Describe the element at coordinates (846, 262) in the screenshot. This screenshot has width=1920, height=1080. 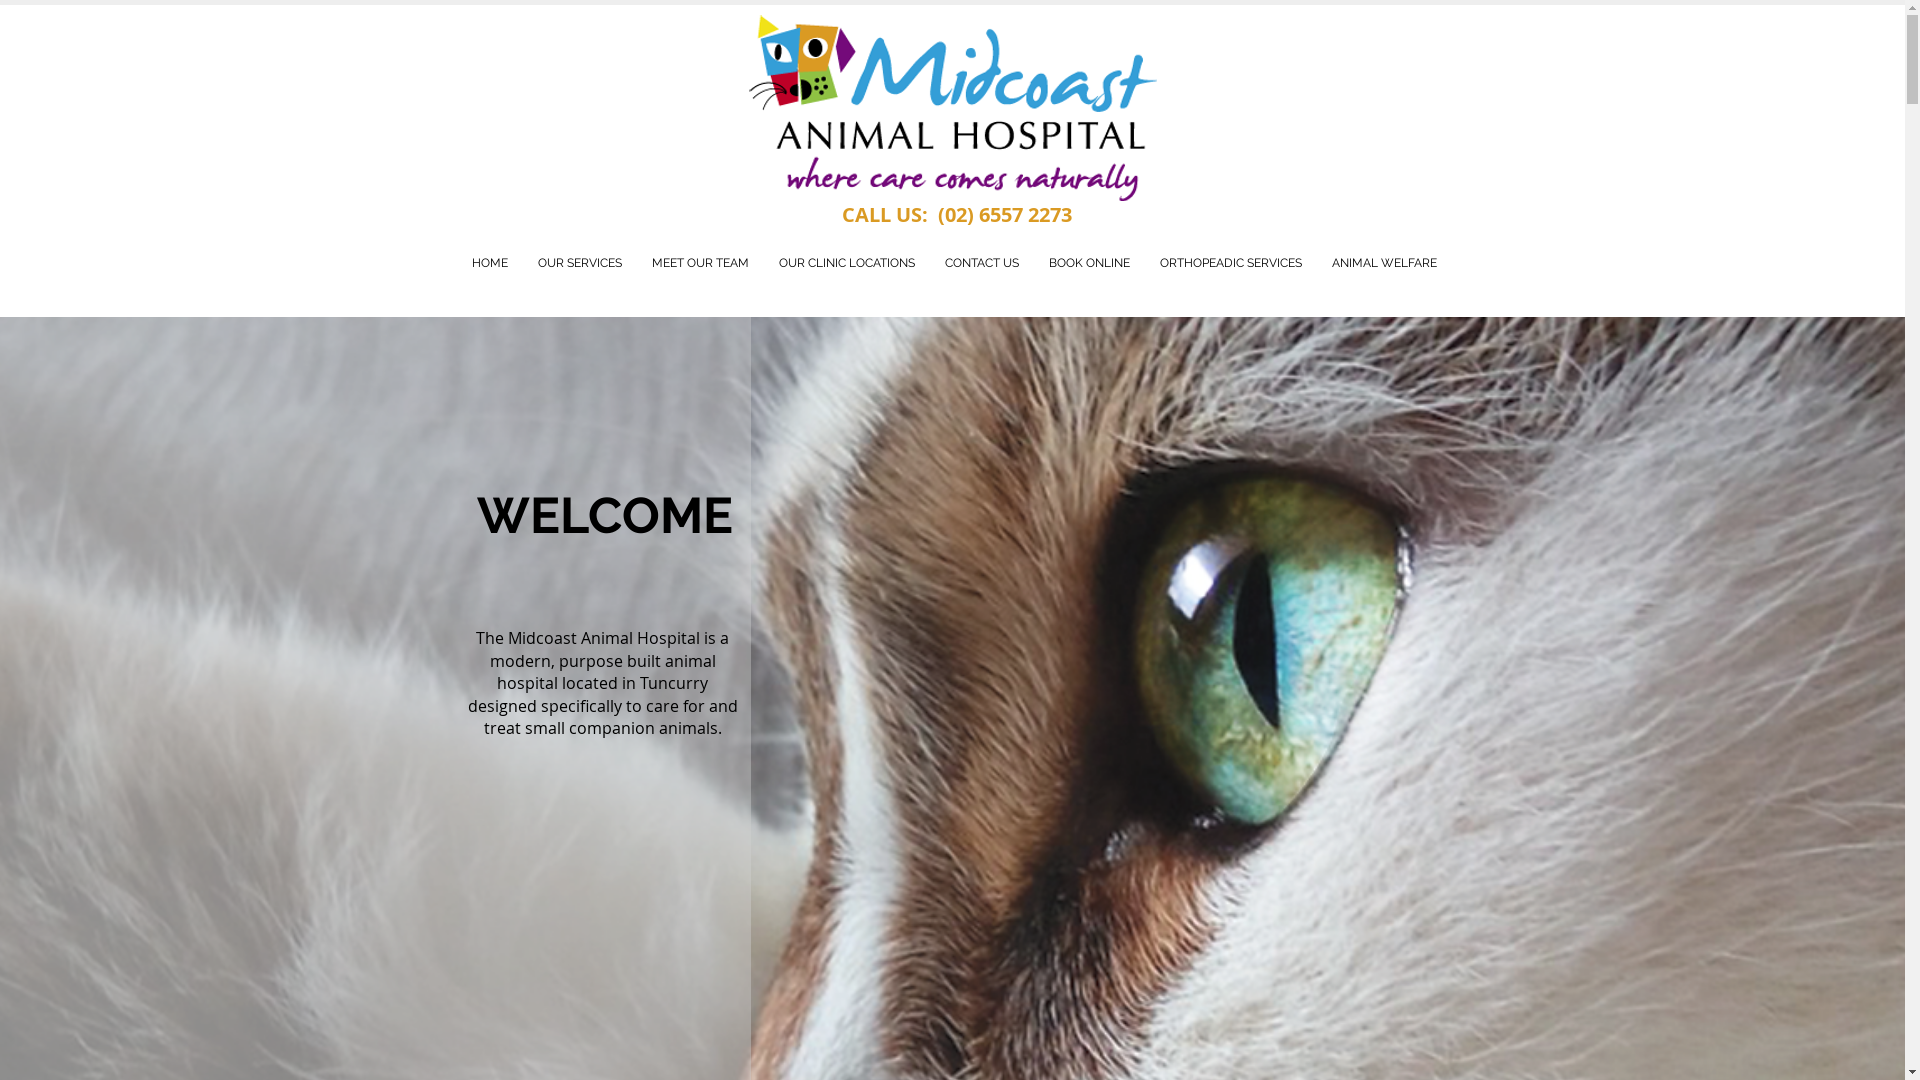
I see `'OUR CLINIC LOCATIONS'` at that location.